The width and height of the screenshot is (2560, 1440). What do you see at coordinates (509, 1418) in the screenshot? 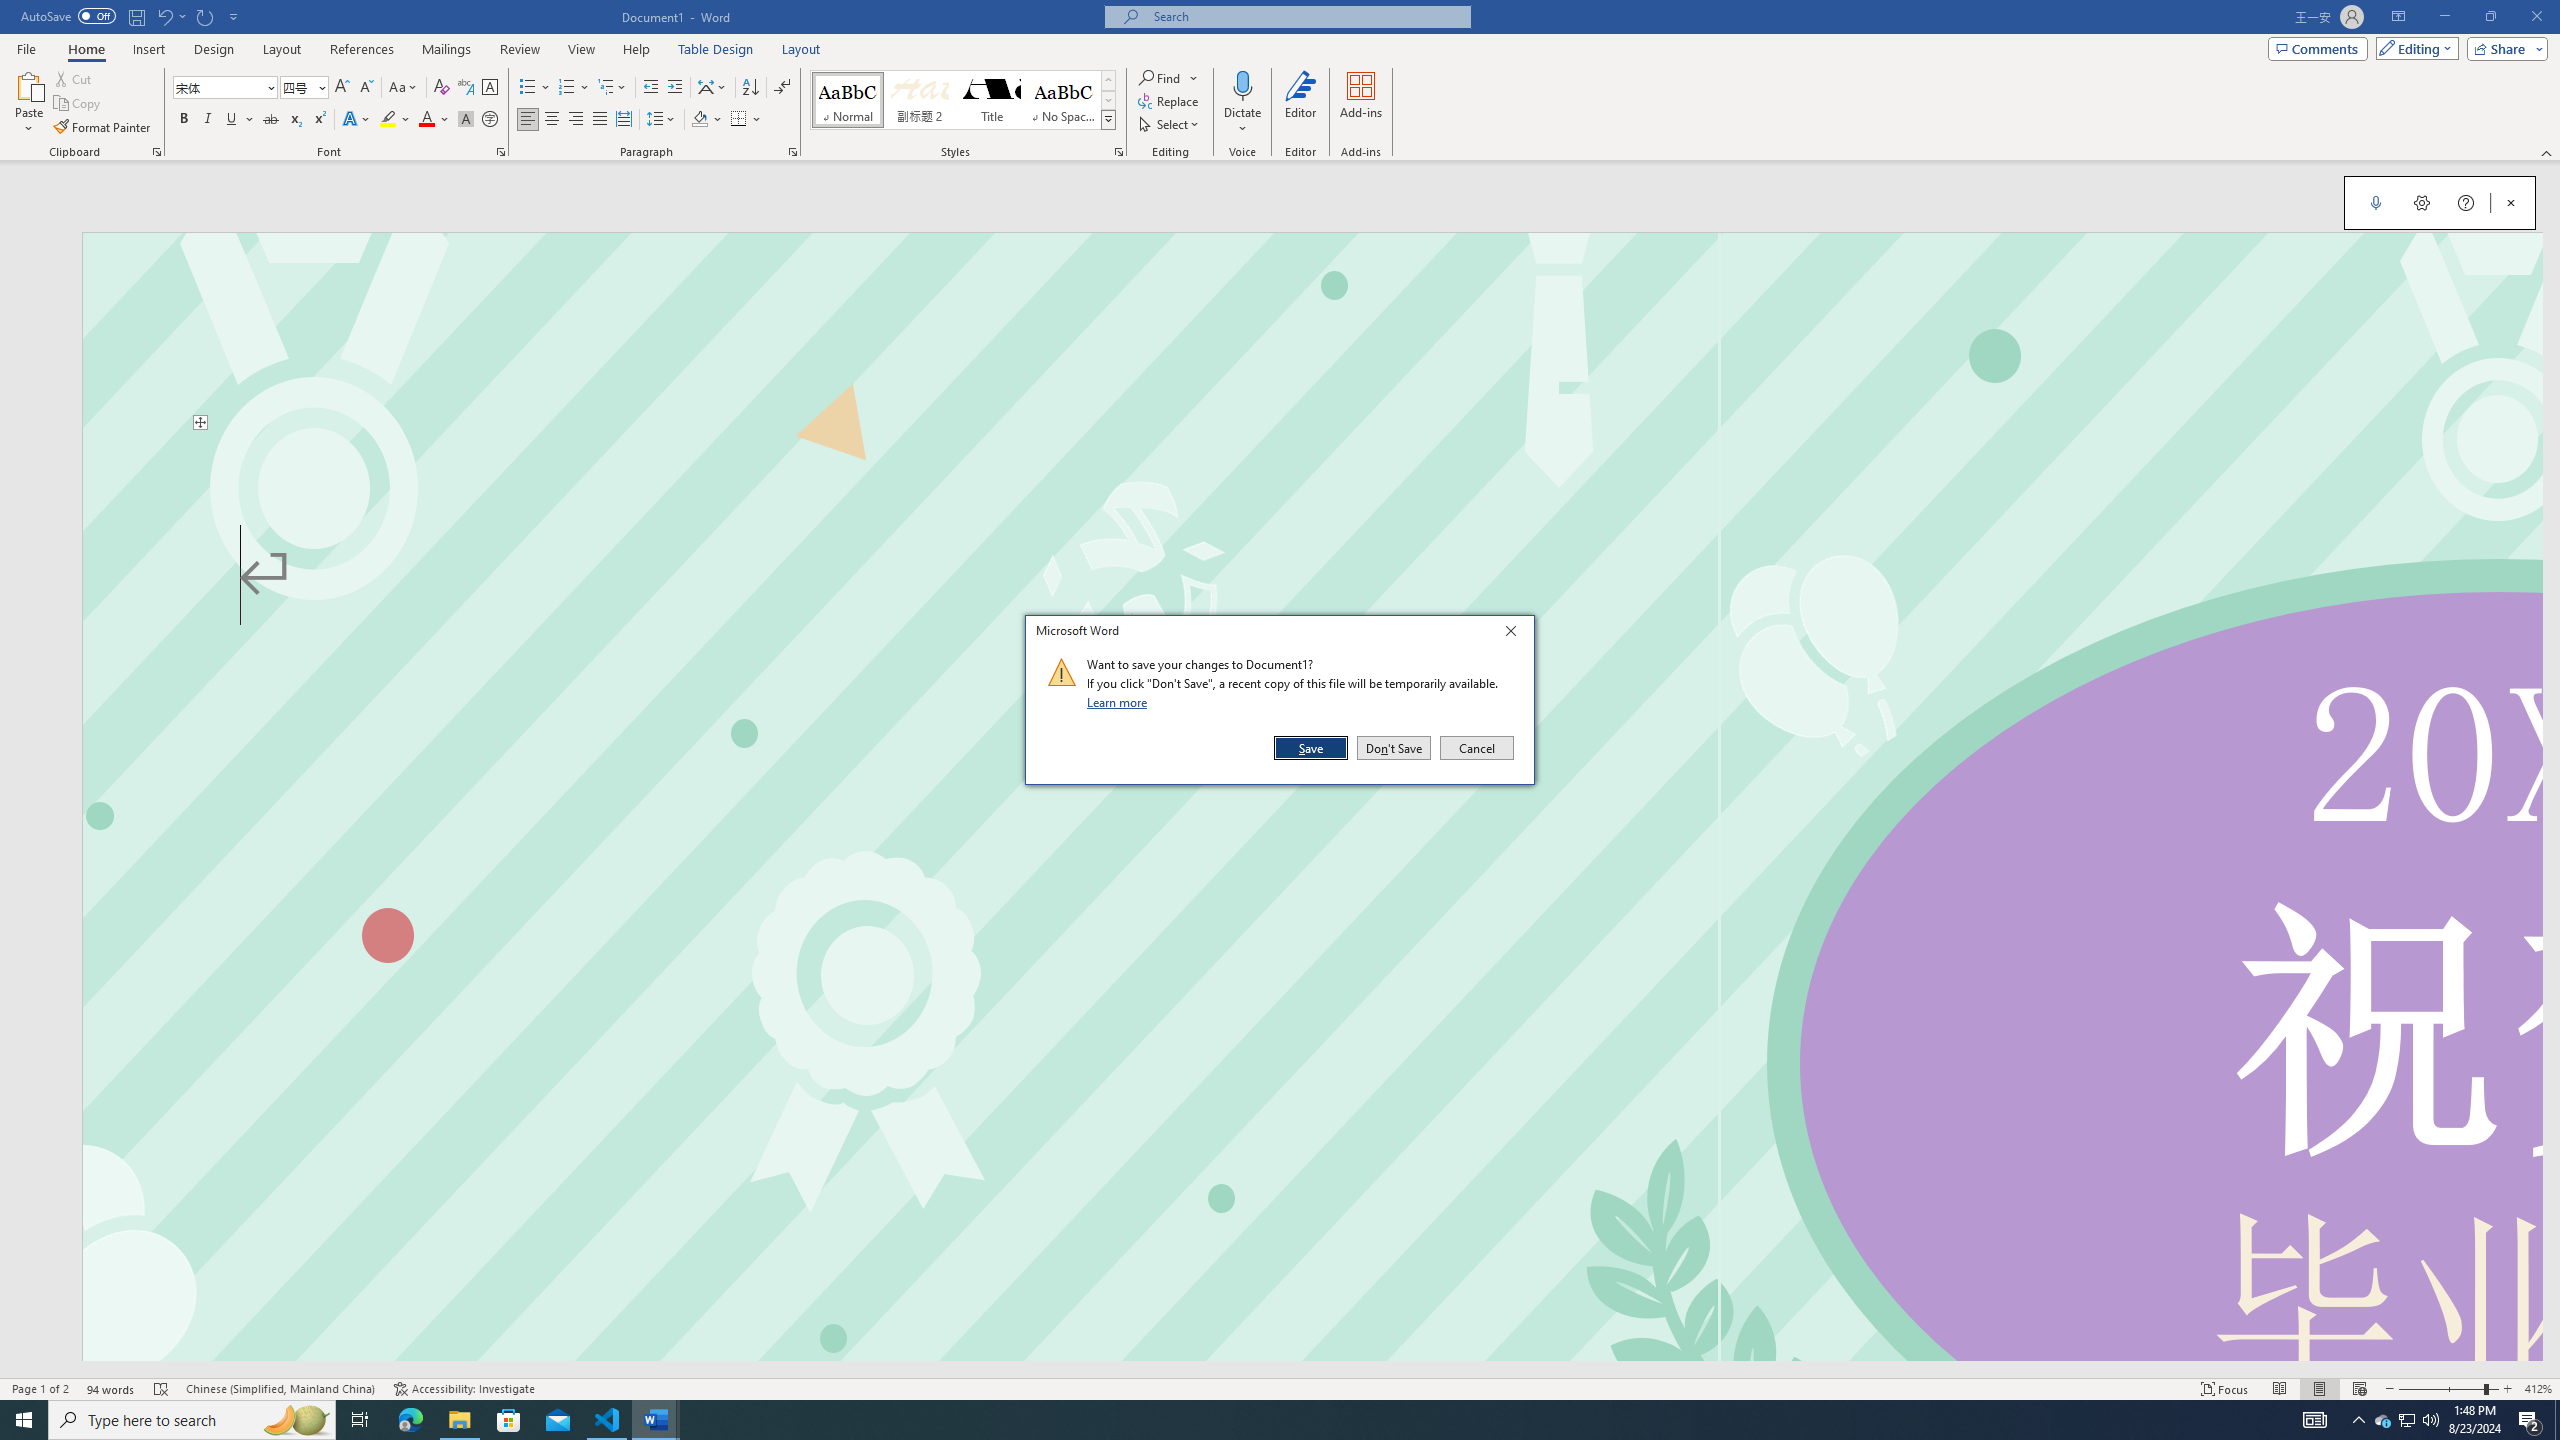
I see `'Microsoft Store'` at bounding box center [509, 1418].